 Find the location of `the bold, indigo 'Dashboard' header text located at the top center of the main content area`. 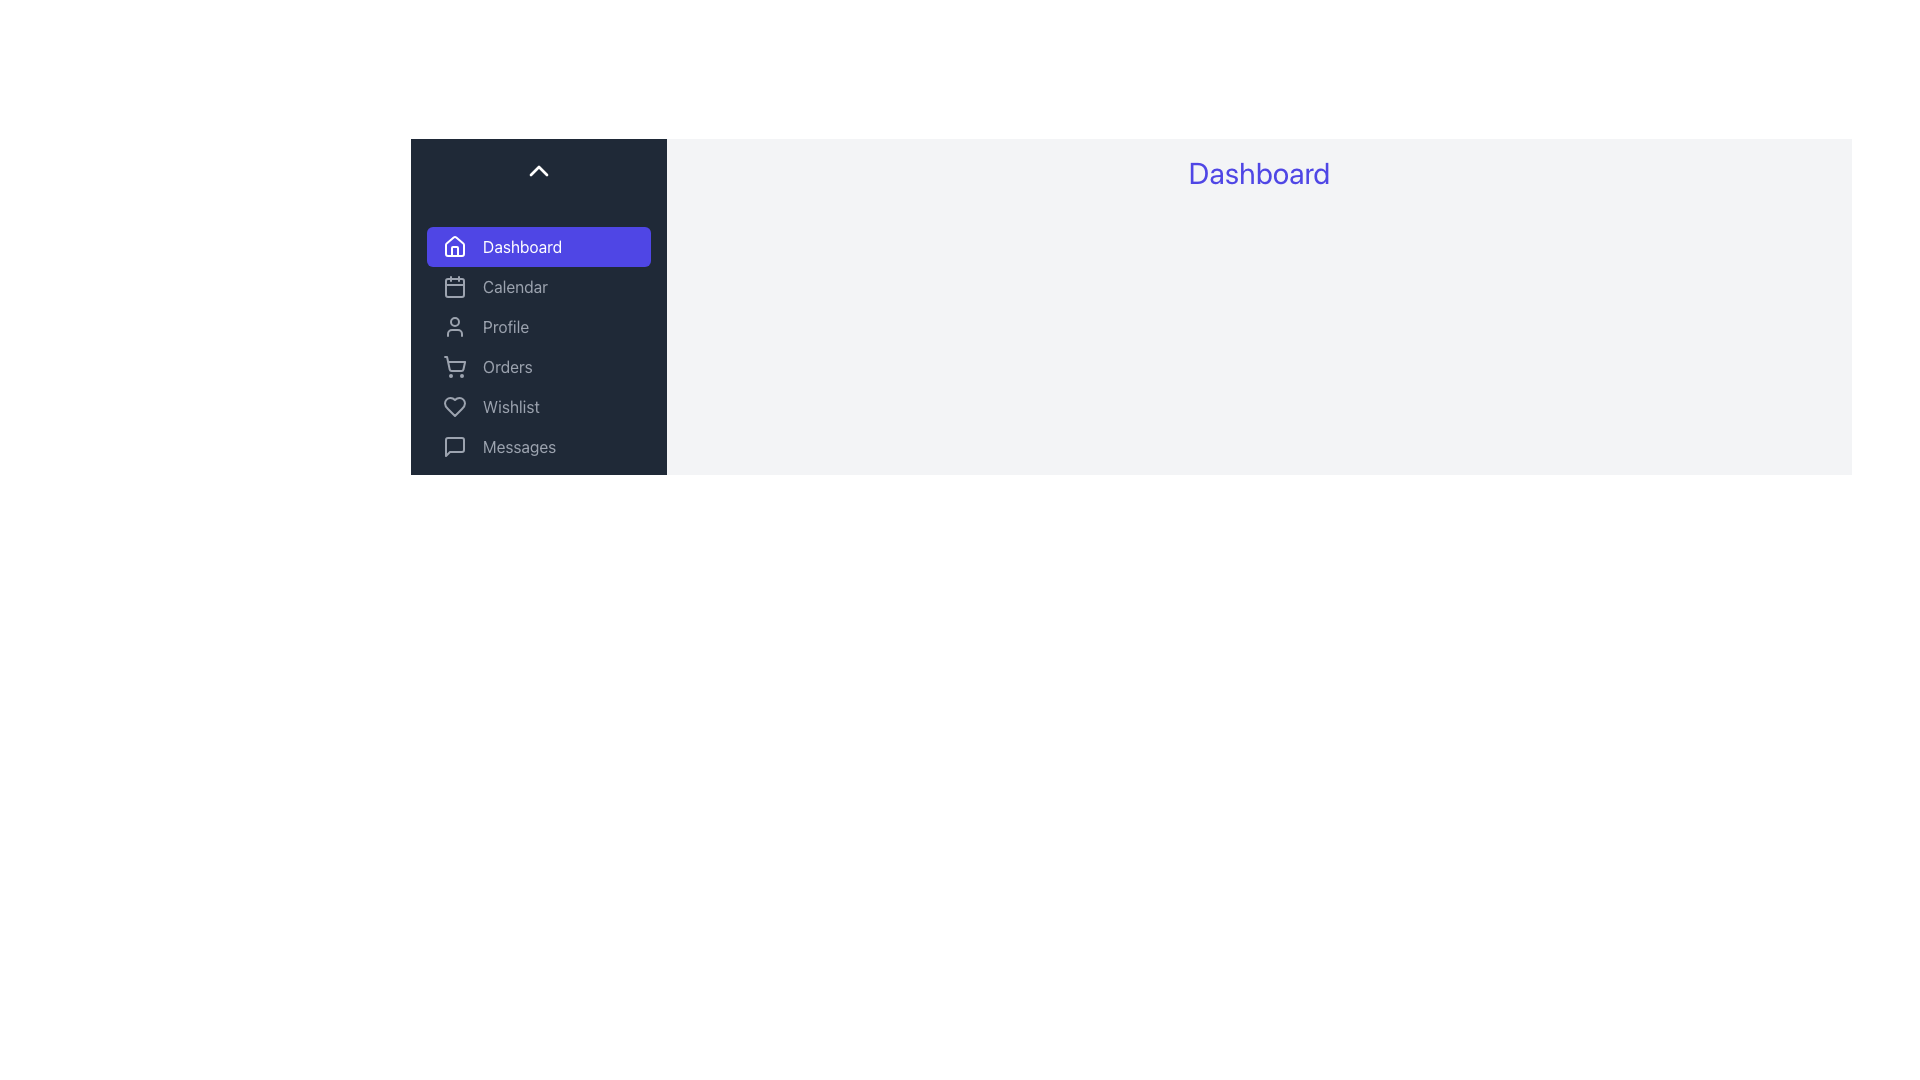

the bold, indigo 'Dashboard' header text located at the top center of the main content area is located at coordinates (1258, 172).